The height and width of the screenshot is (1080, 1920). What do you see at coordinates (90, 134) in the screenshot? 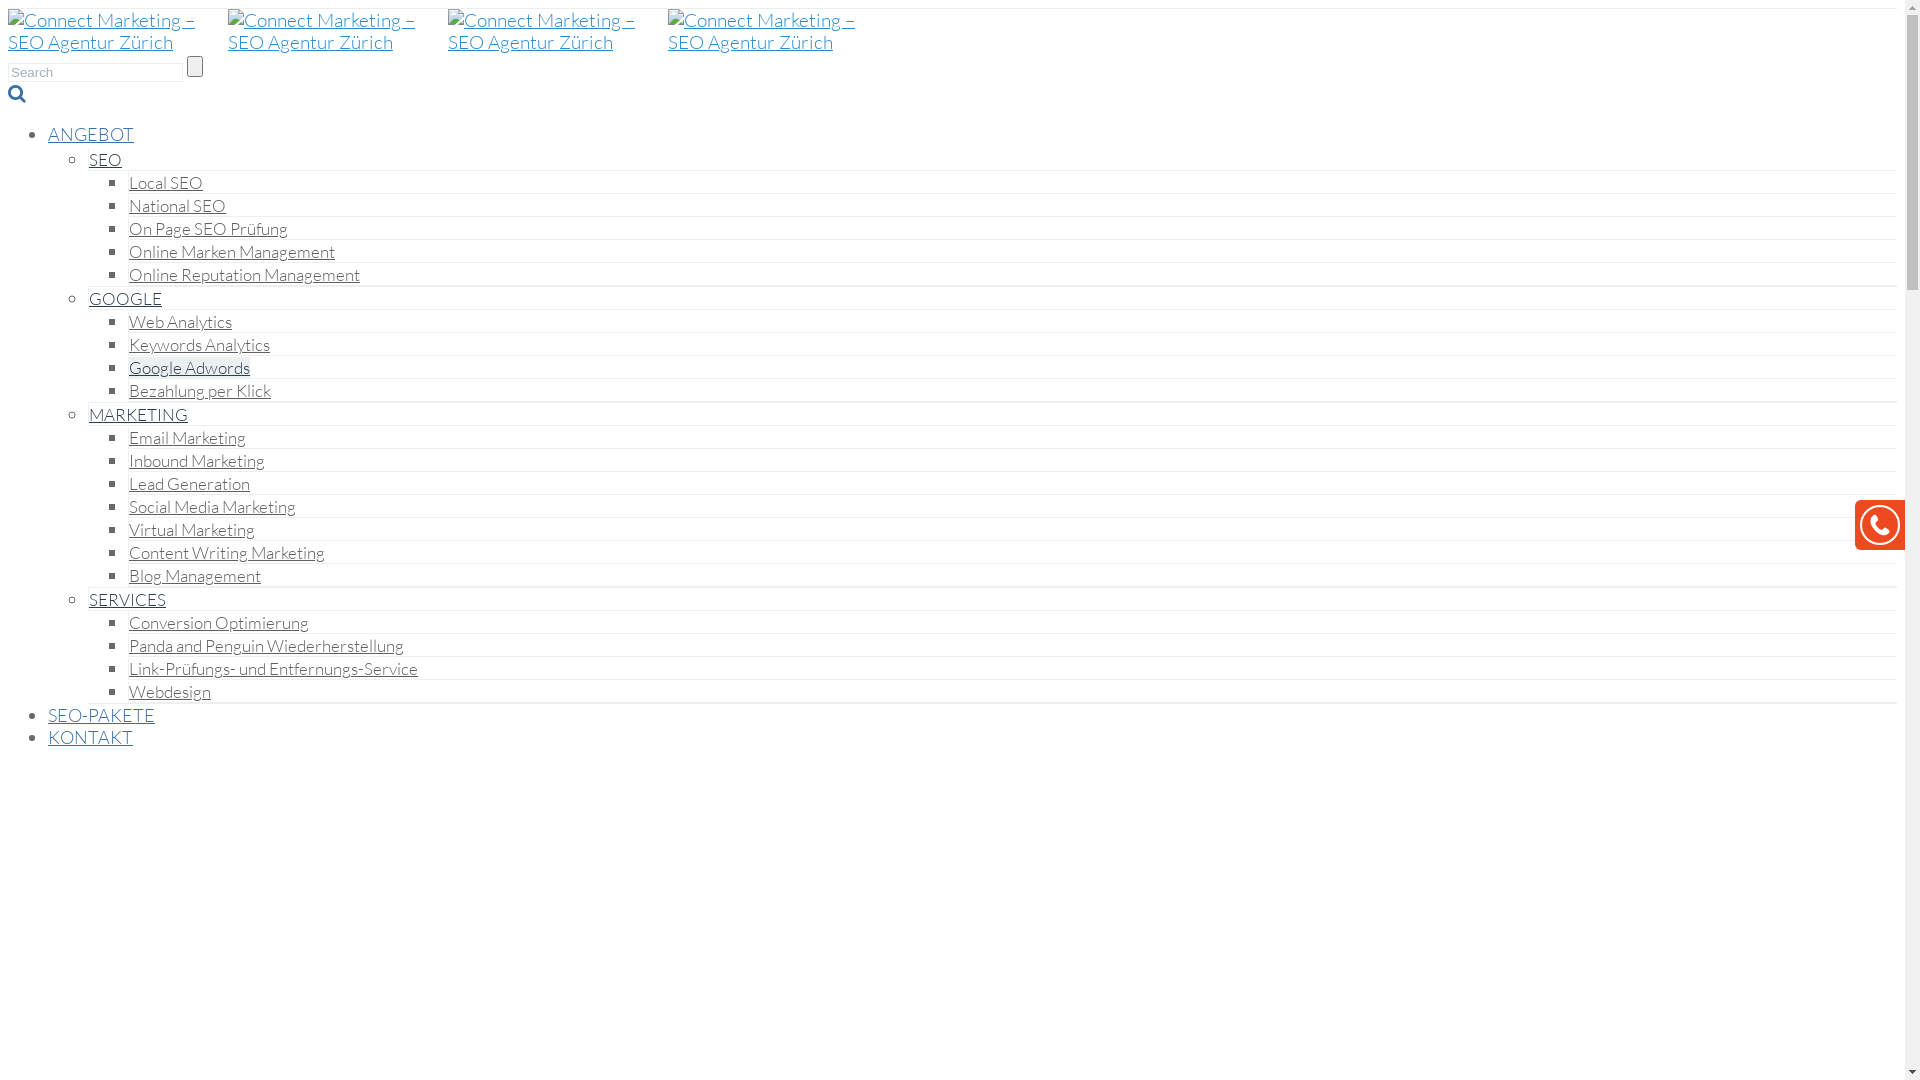
I see `'ANGEBOT'` at bounding box center [90, 134].